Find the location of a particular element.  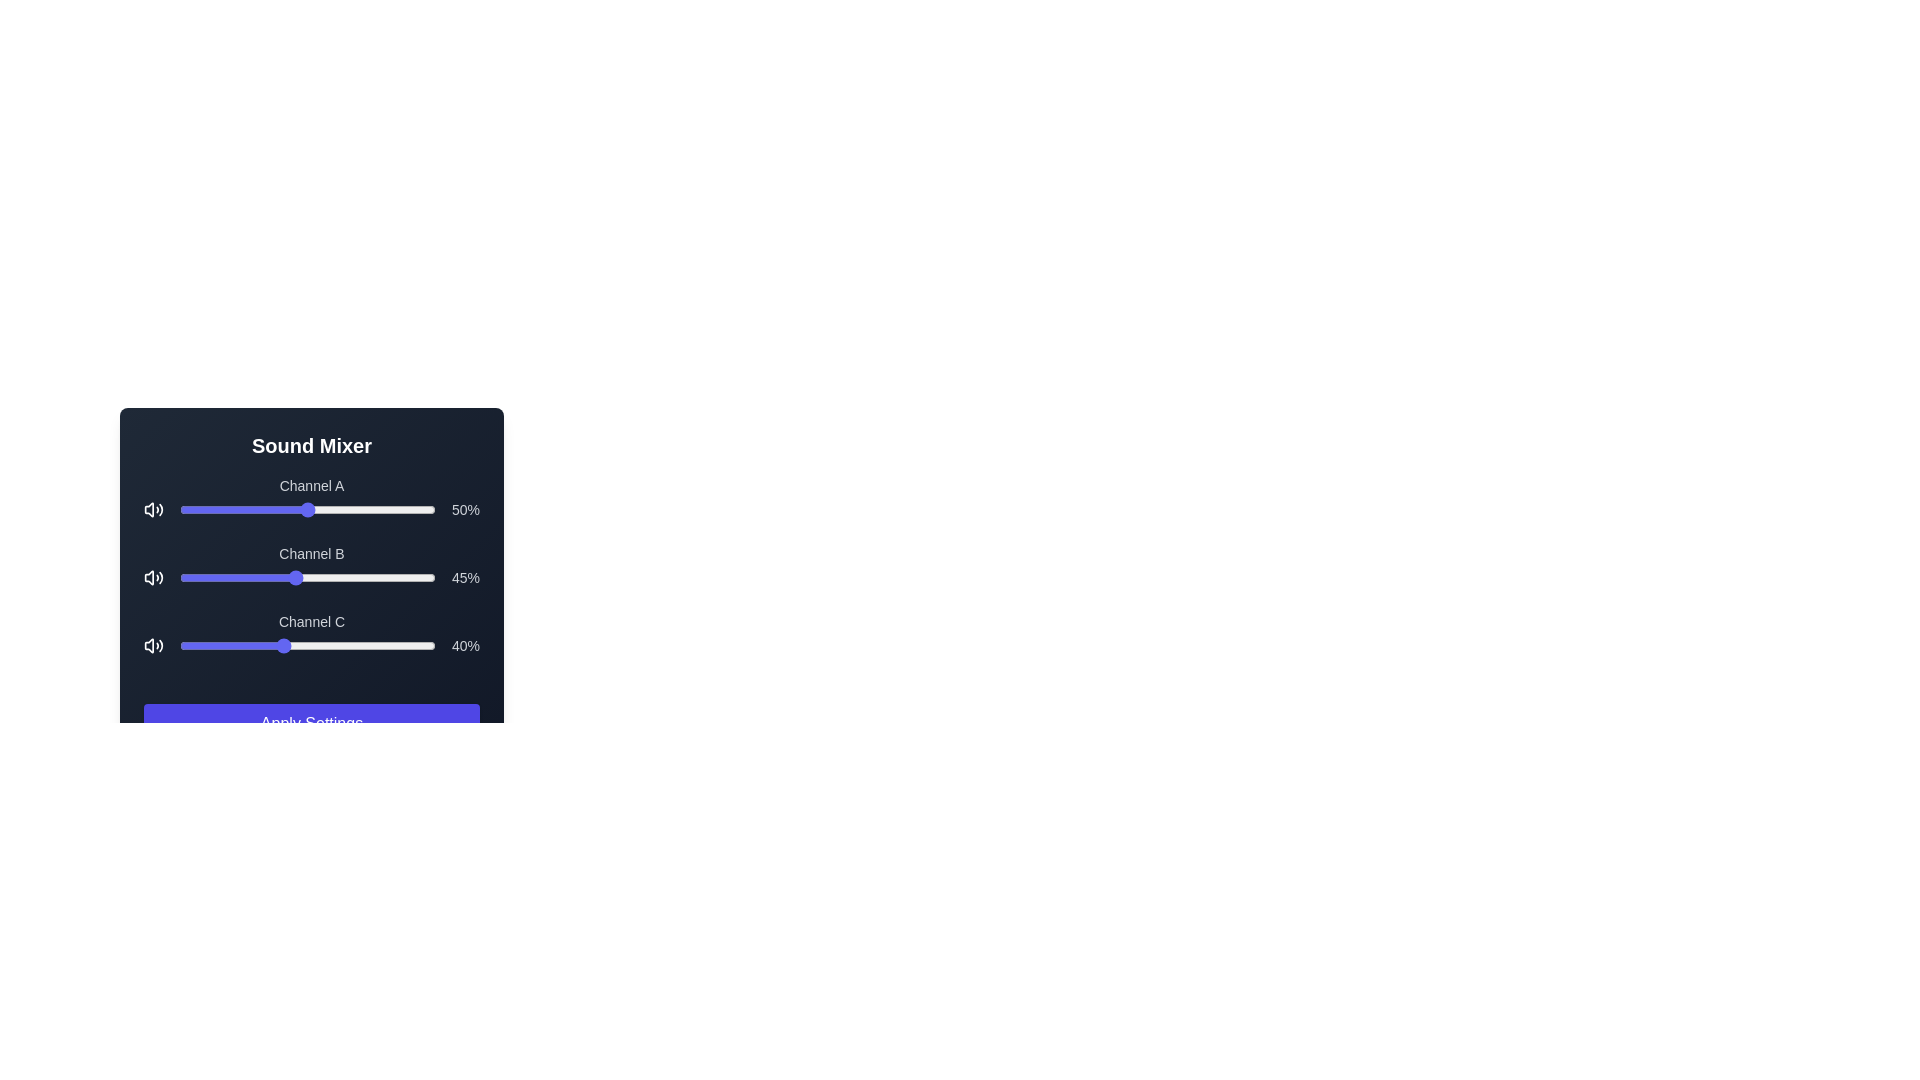

Channel C is located at coordinates (236, 645).